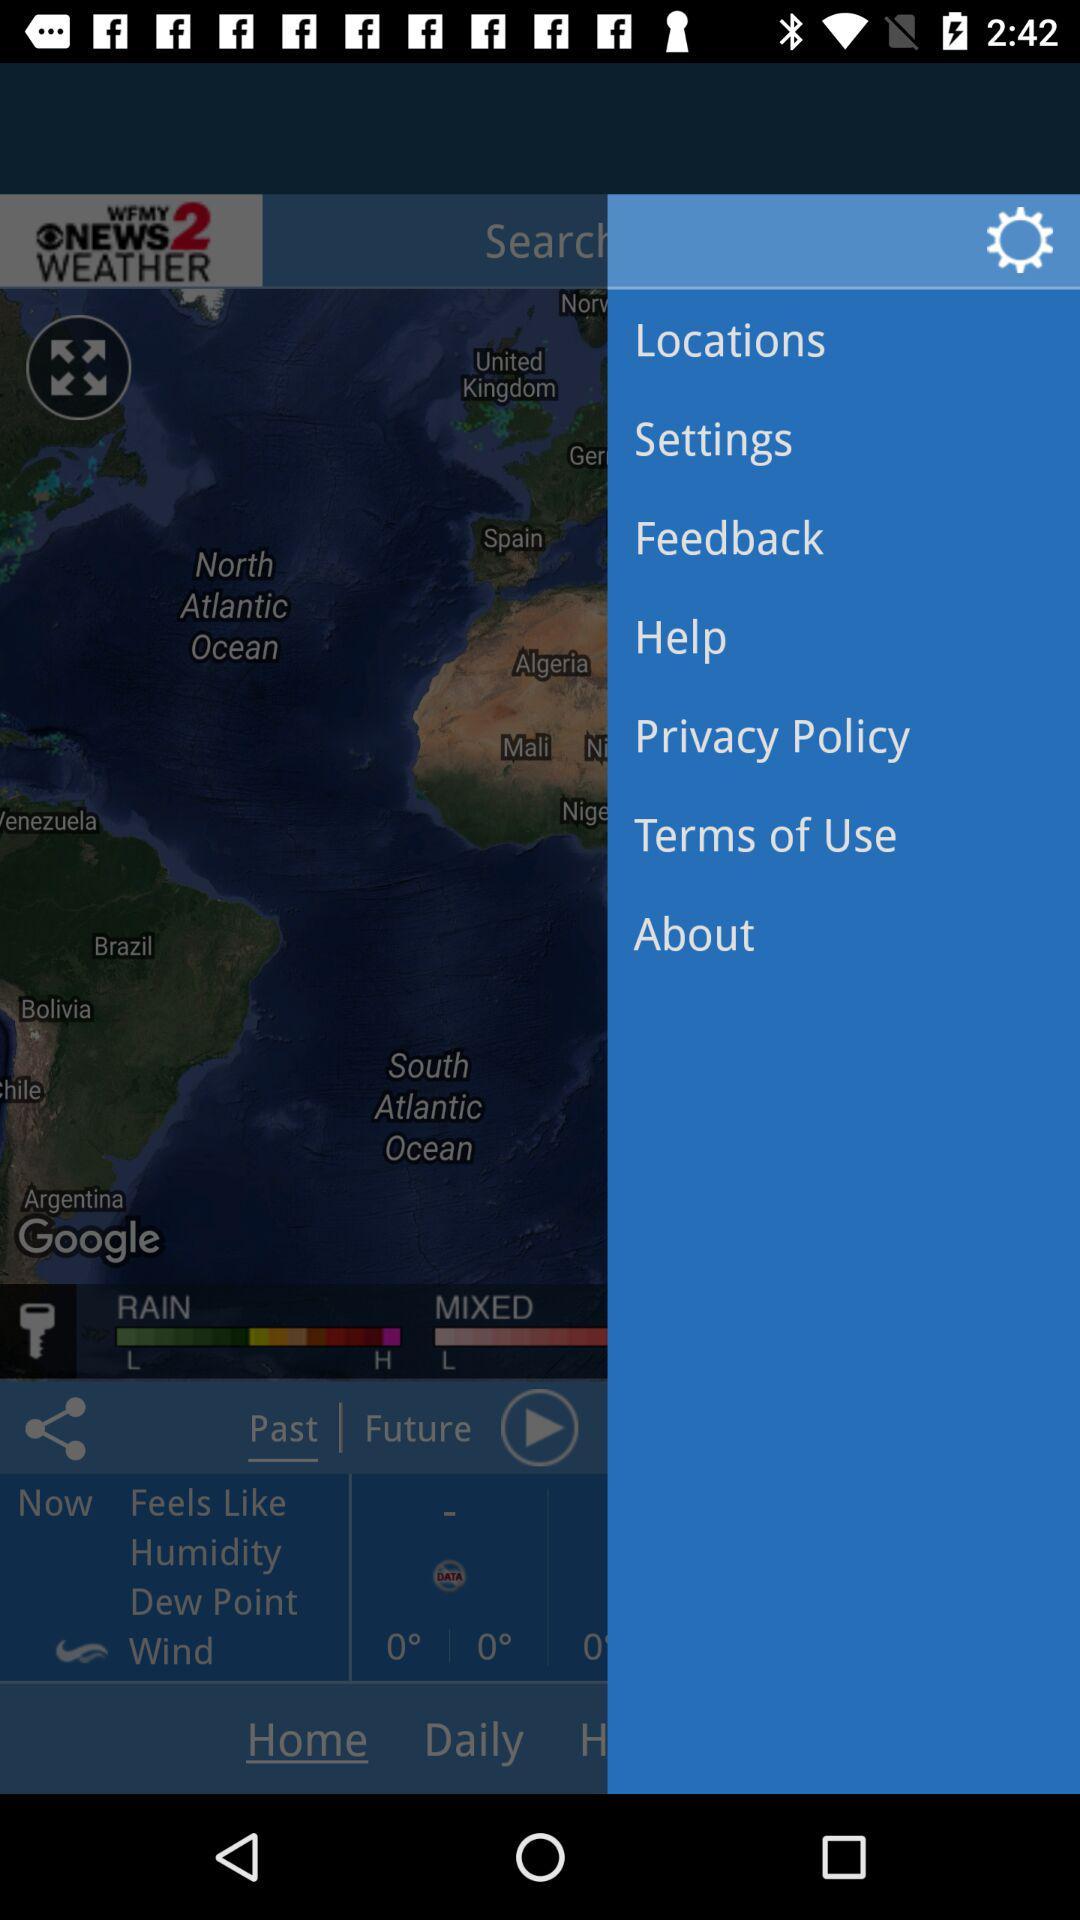 The image size is (1080, 1920). Describe the element at coordinates (58, 1426) in the screenshot. I see `the share icon` at that location.